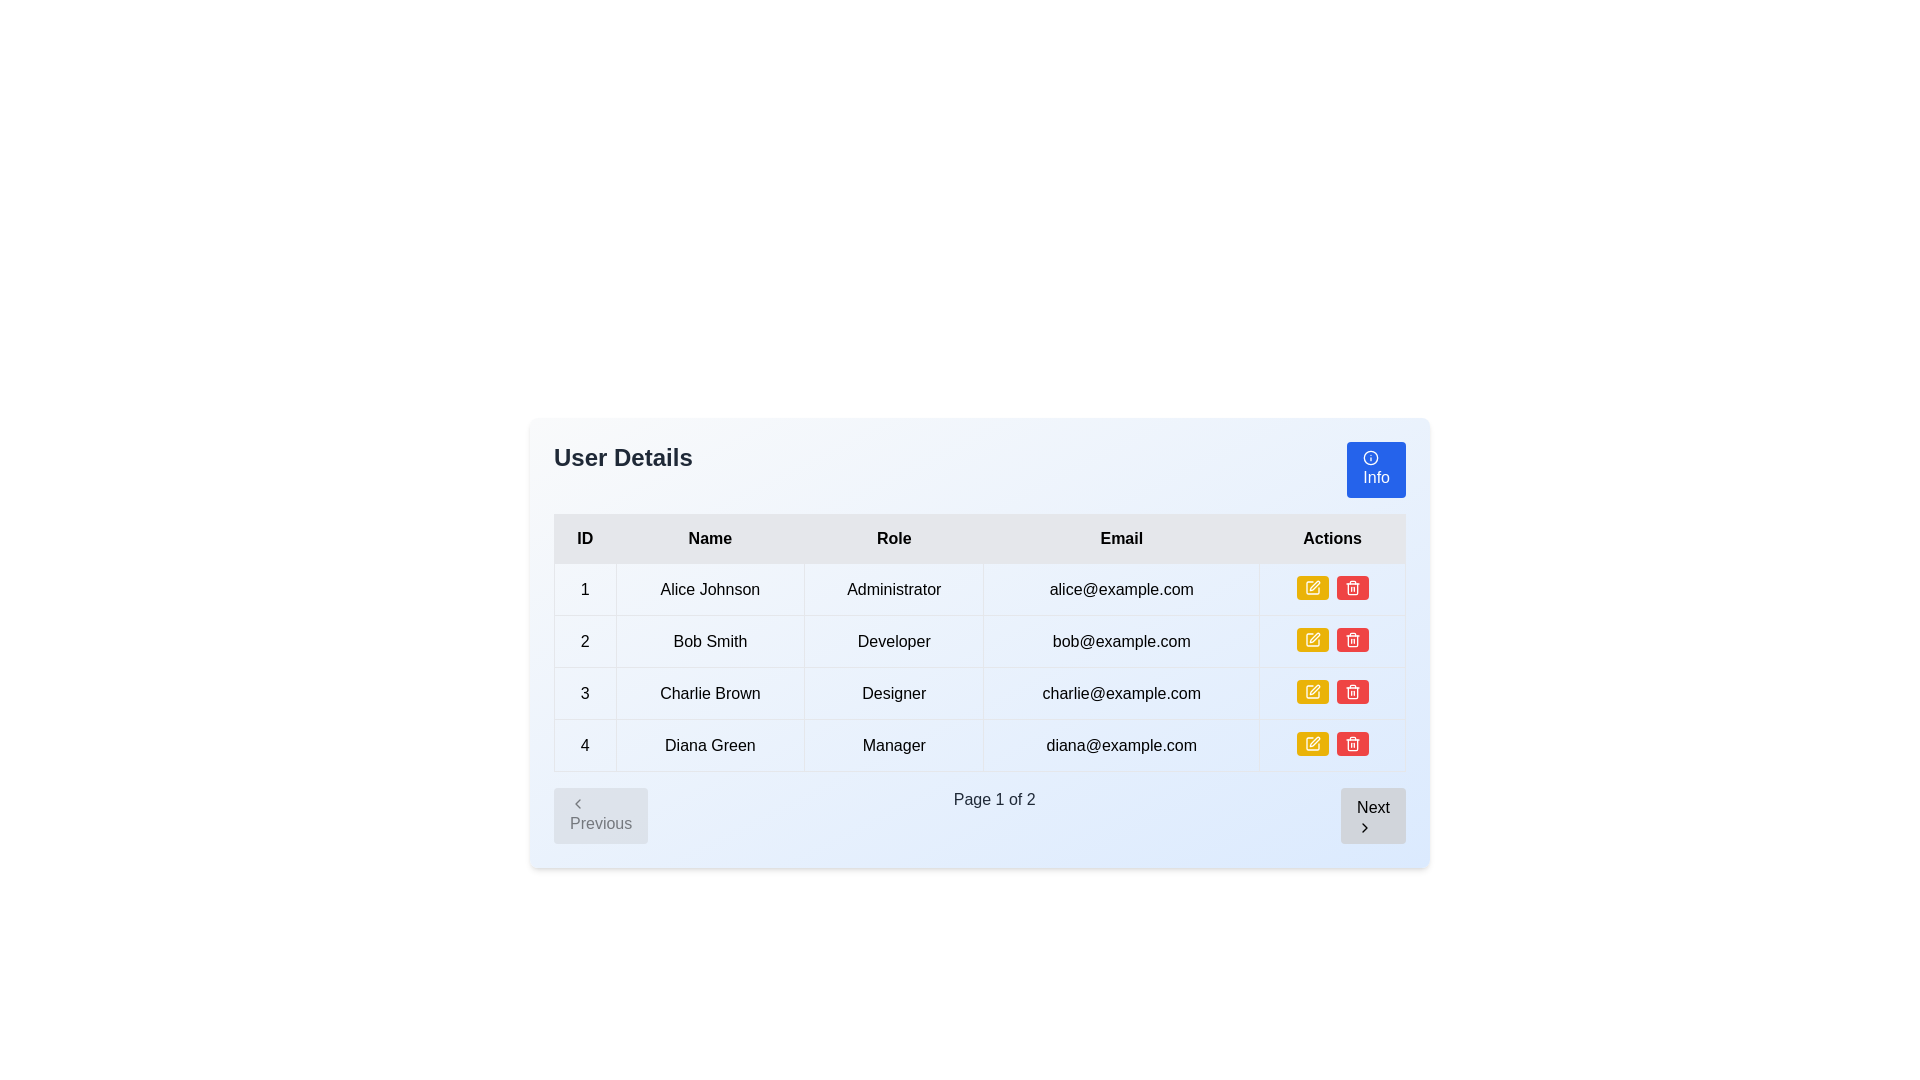  I want to click on the trash bin icon in the fourth row of the user details table, so click(1352, 588).